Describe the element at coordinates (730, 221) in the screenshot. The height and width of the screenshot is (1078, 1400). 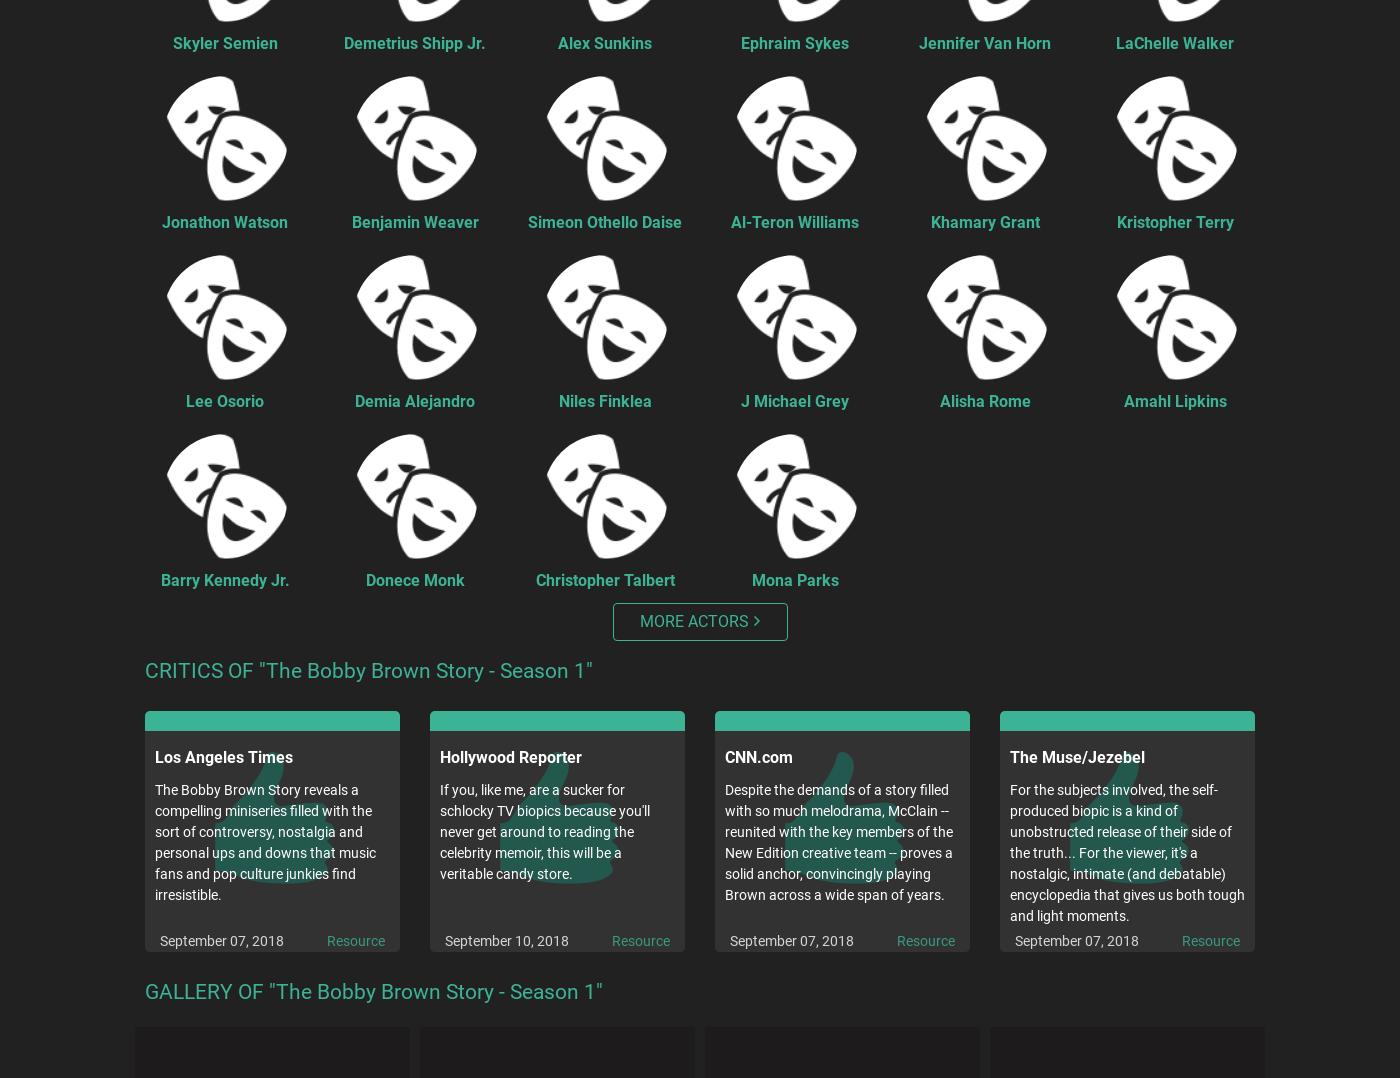
I see `'Al-Teron Williams'` at that location.